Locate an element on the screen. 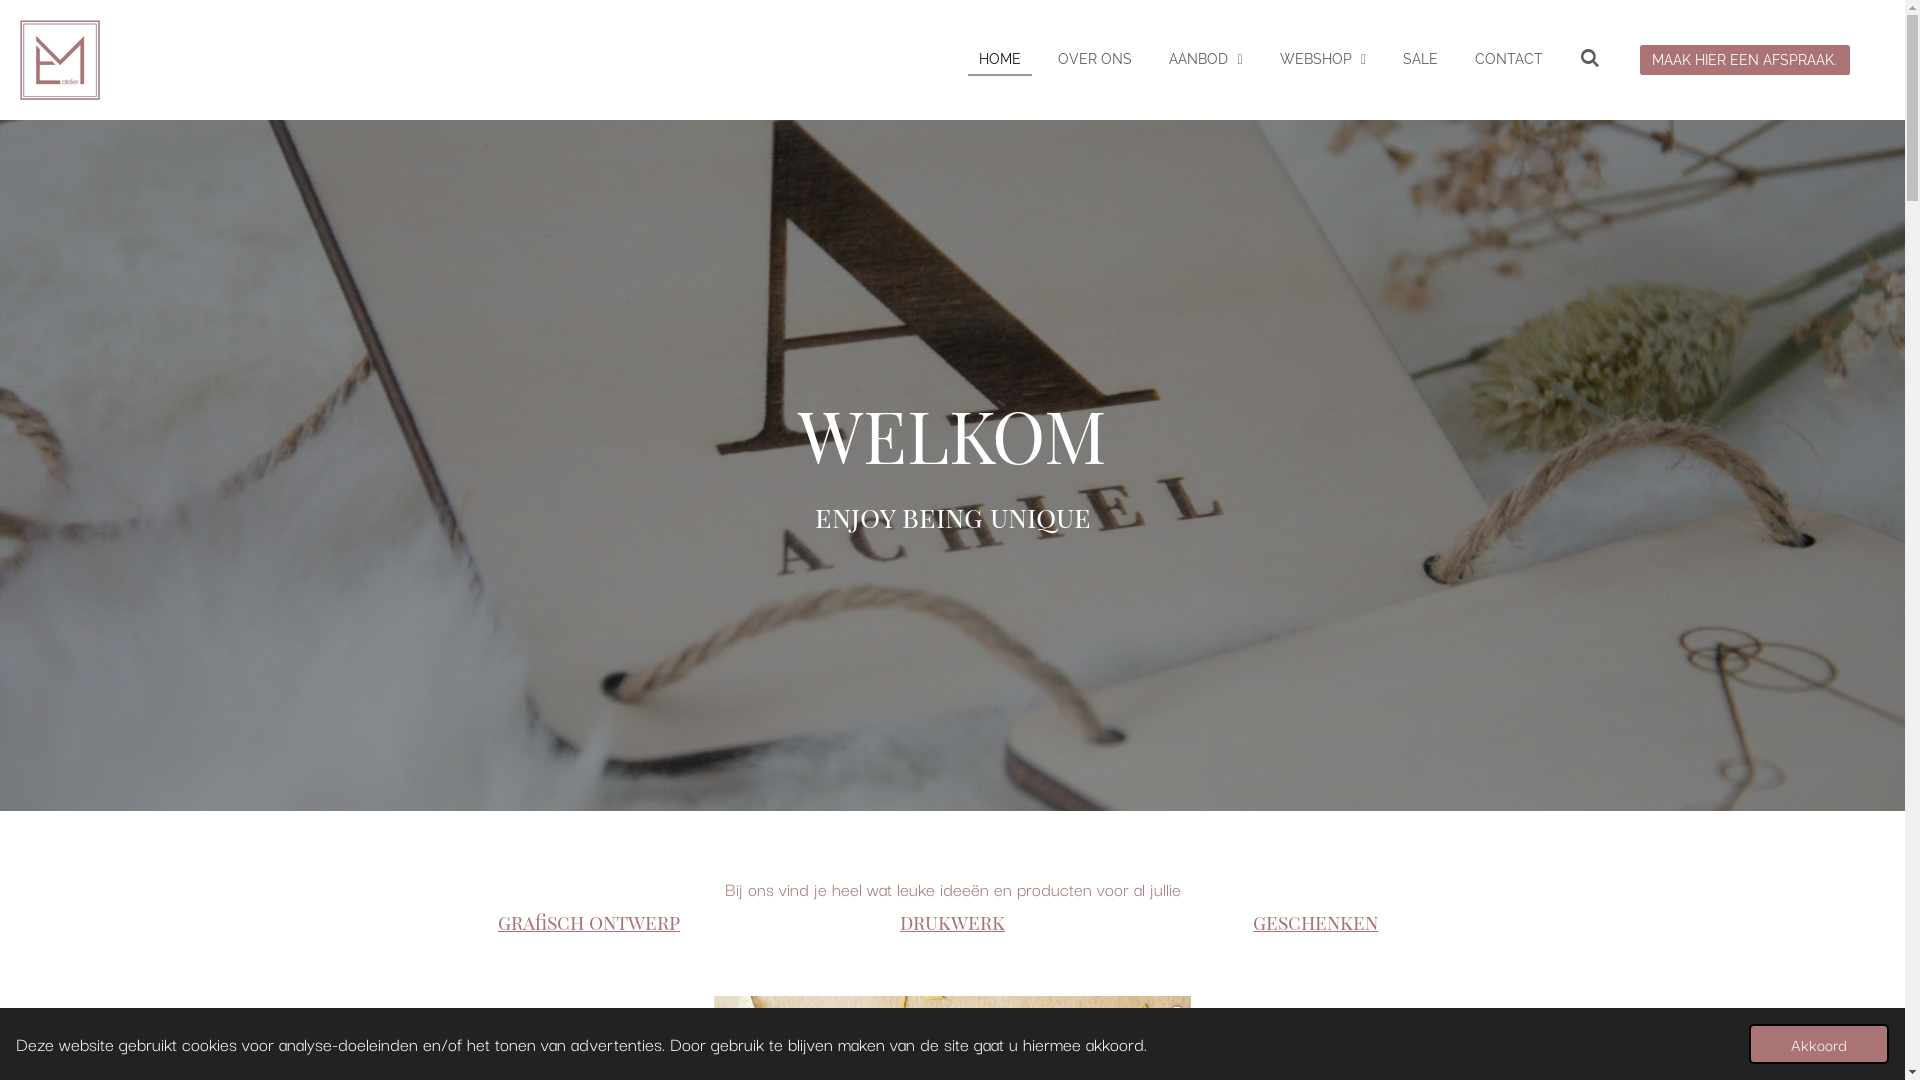  'OVER ONS' is located at coordinates (1093, 58).